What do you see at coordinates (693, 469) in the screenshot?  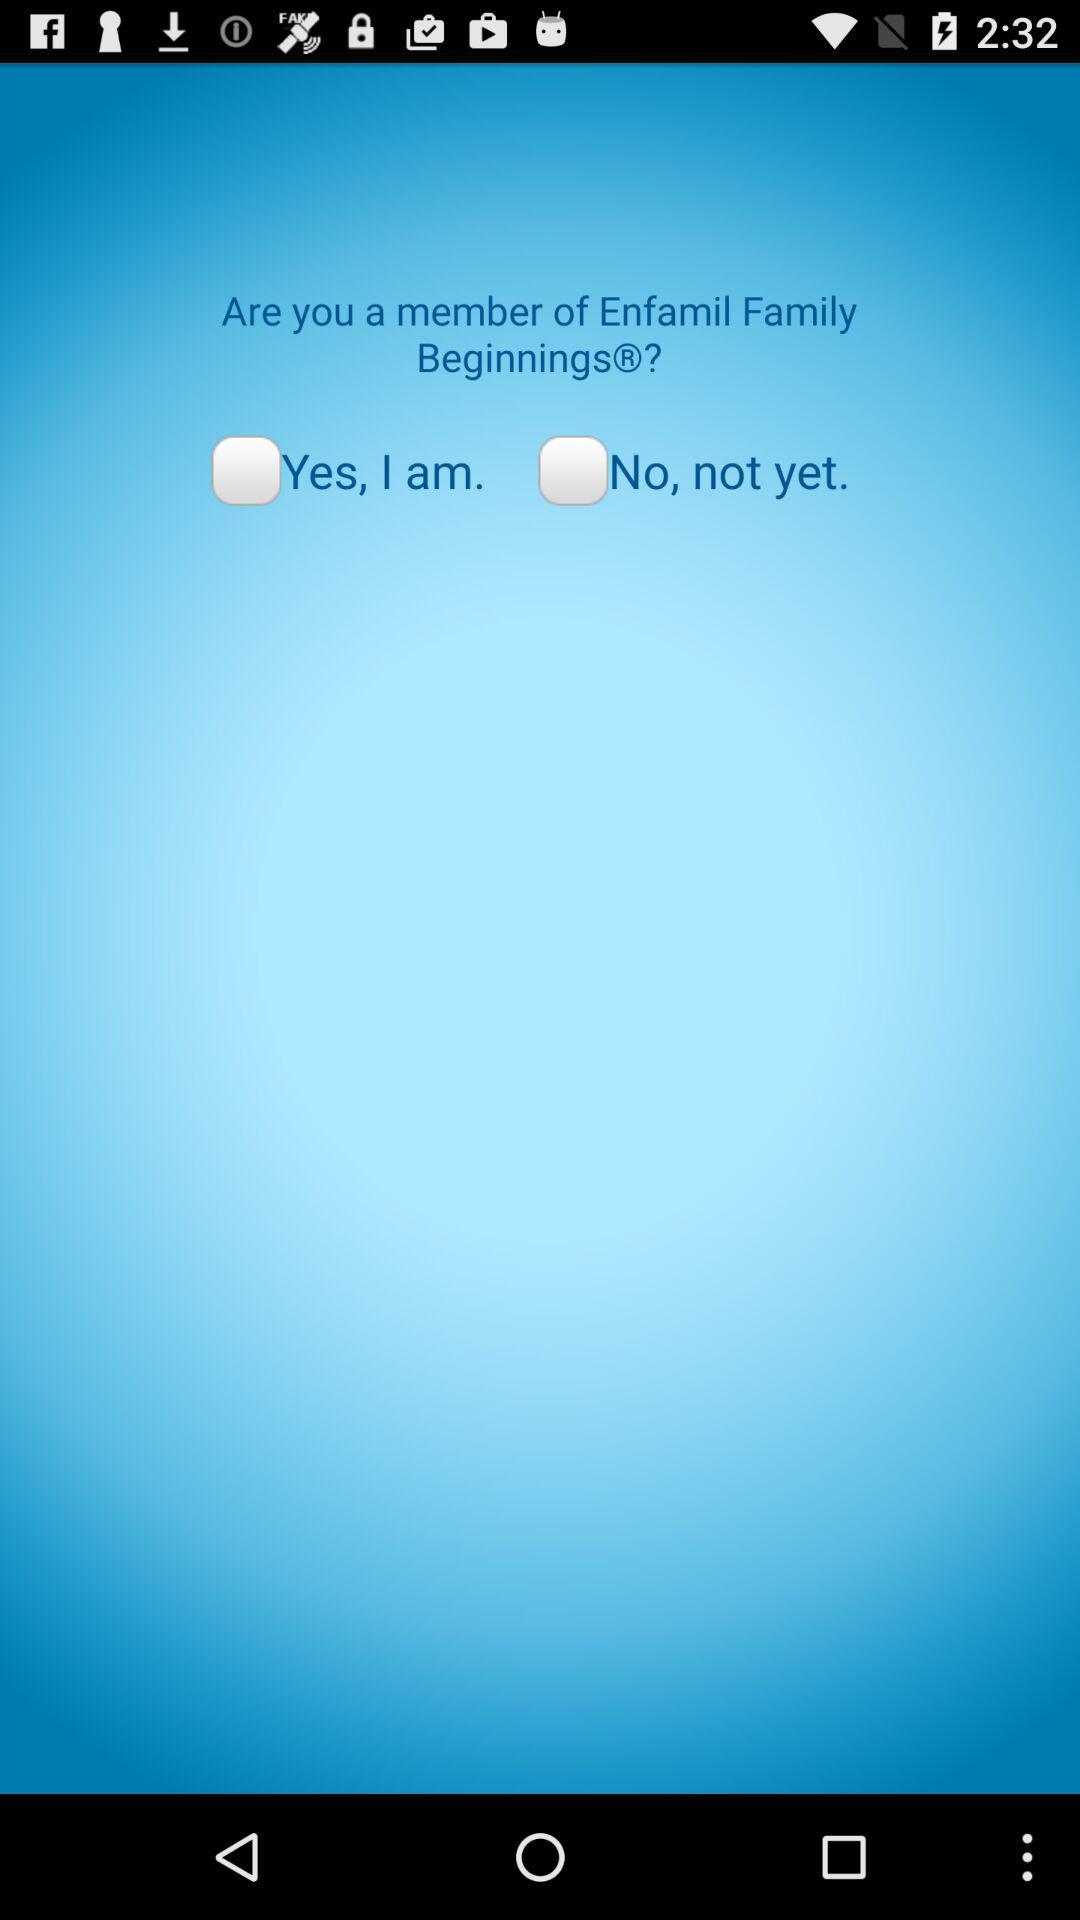 I see `the icon below are you a icon` at bounding box center [693, 469].